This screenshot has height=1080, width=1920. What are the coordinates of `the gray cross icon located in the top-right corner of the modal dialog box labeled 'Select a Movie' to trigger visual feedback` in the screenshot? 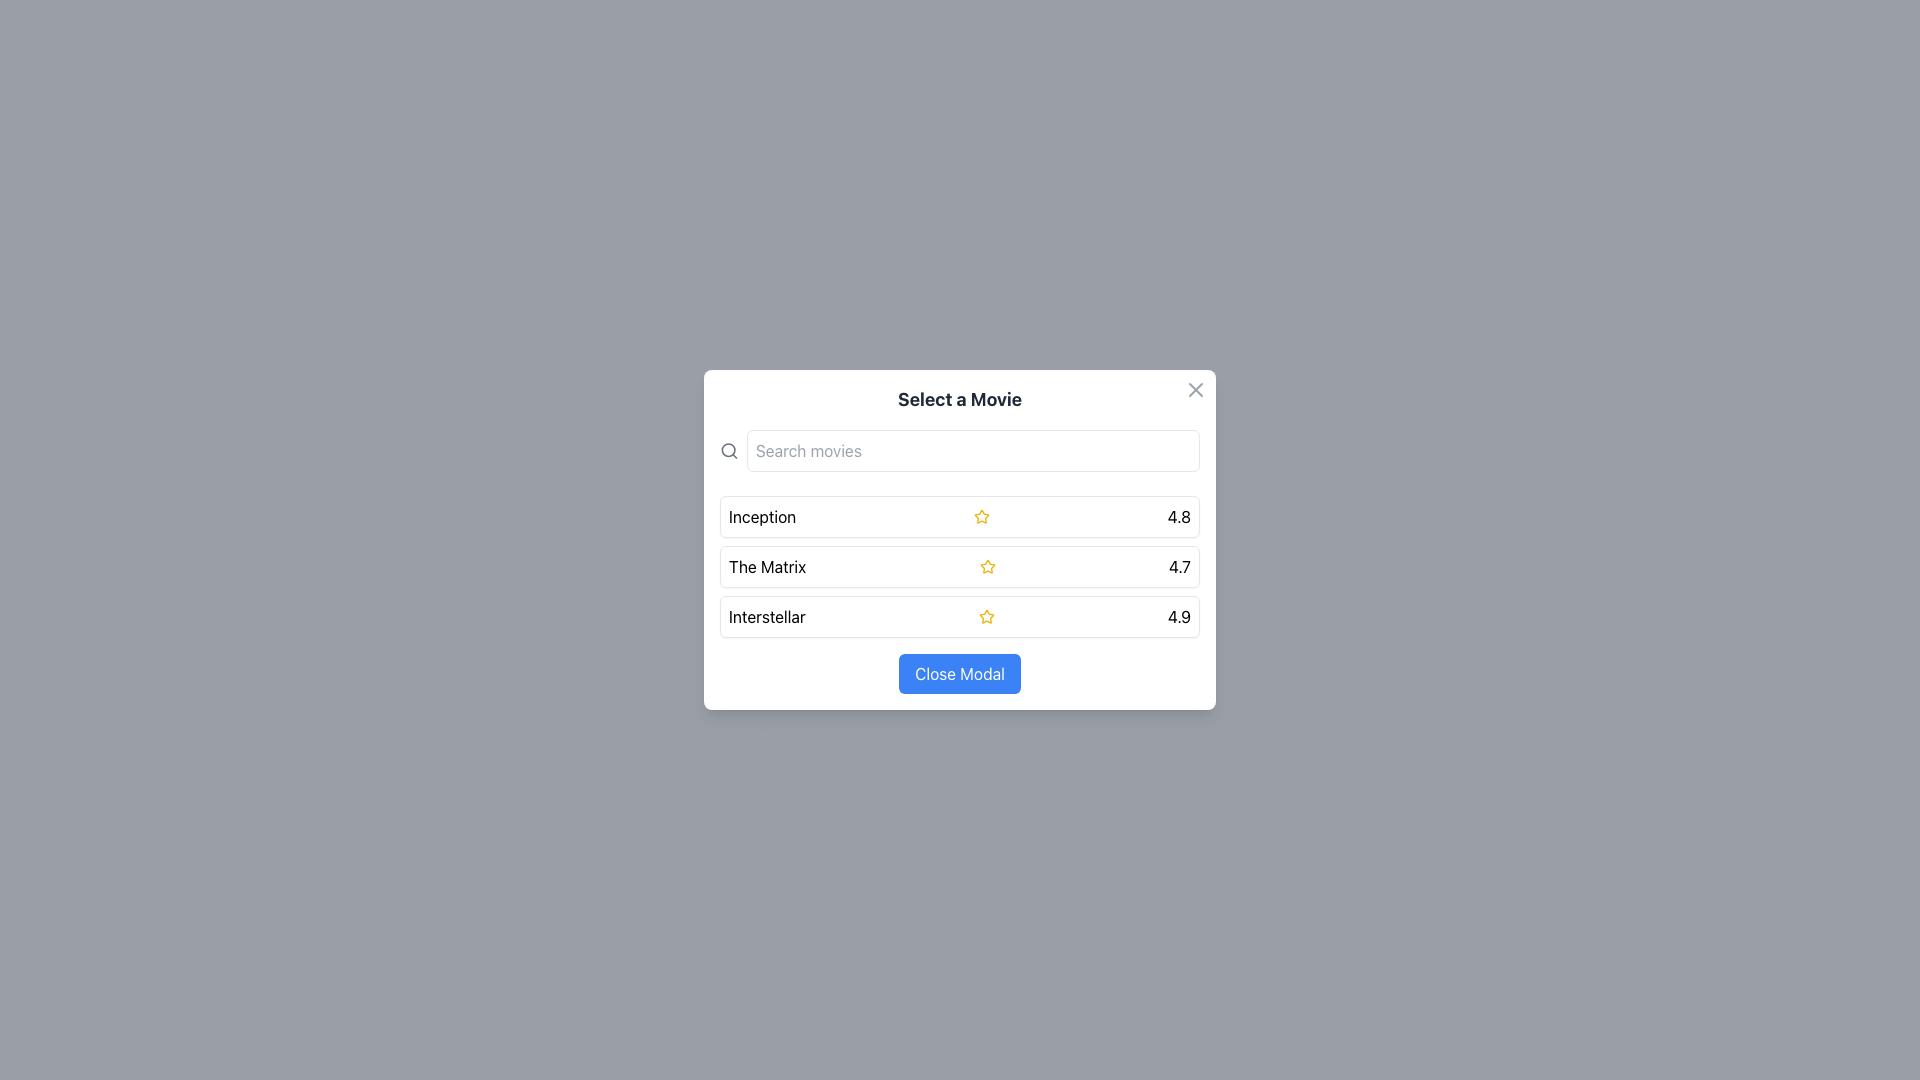 It's located at (1195, 389).